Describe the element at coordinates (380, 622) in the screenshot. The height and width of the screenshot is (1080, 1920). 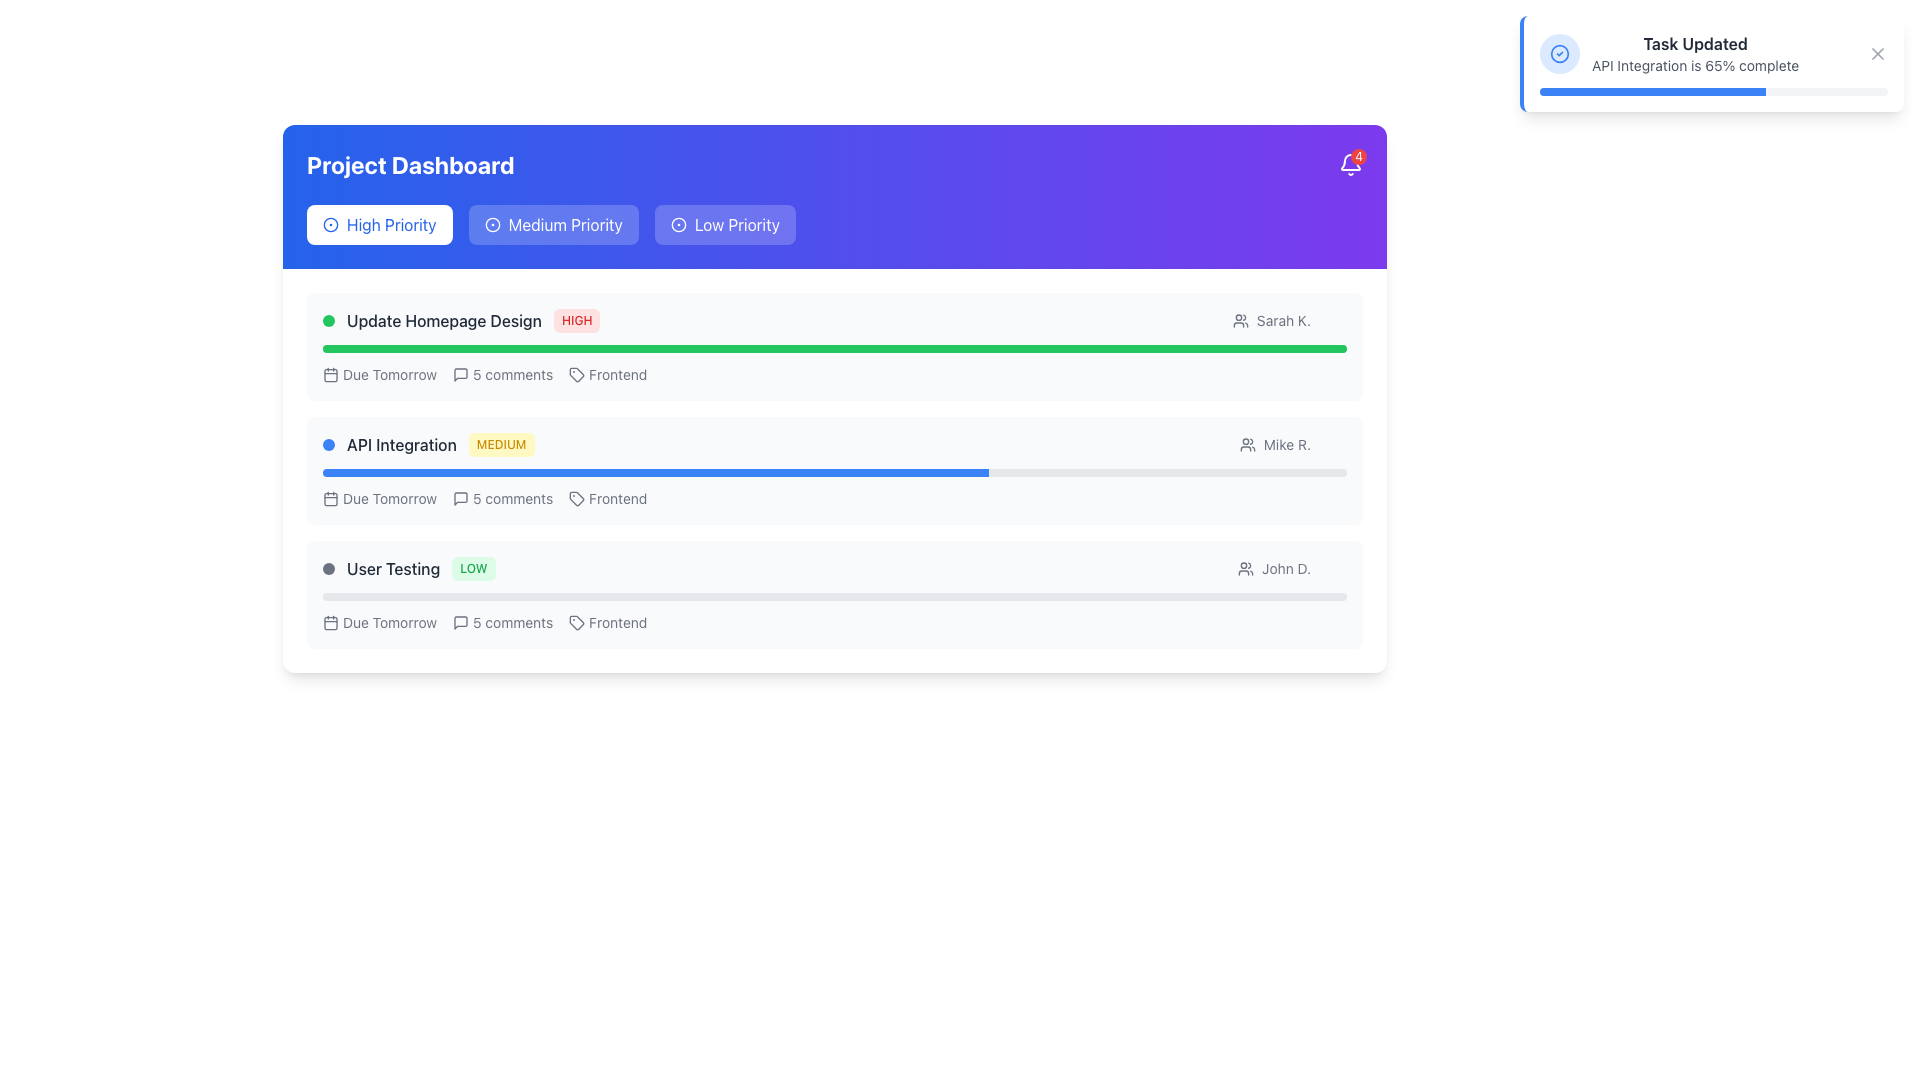
I see `the 'Due Tomorrow' text label located in the 'User Testing' section of the dashboard, which is accompanied by a calendar icon to its left` at that location.